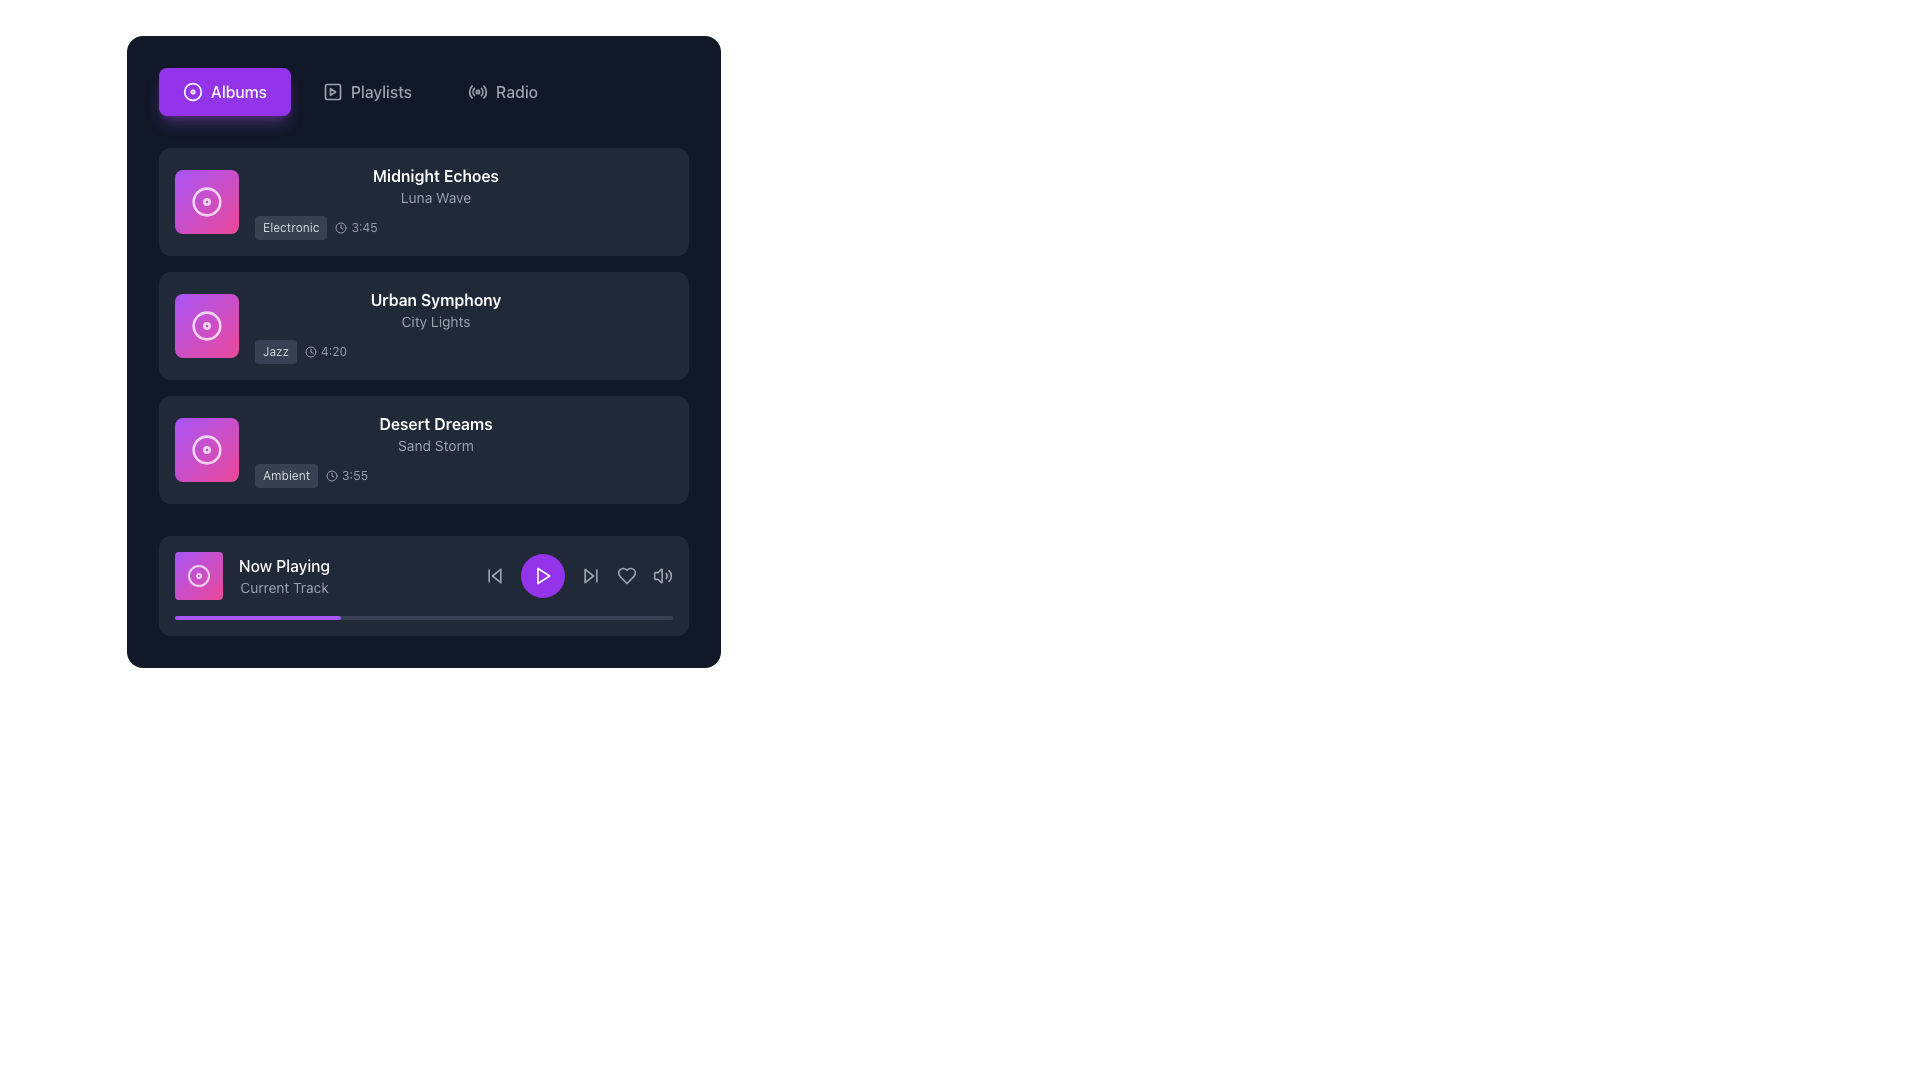 This screenshot has width=1920, height=1080. What do you see at coordinates (332, 475) in the screenshot?
I see `the circular graphical component representing the clock symbol located at the bottom-right of the third track ('Desert Dreams') in the list` at bounding box center [332, 475].